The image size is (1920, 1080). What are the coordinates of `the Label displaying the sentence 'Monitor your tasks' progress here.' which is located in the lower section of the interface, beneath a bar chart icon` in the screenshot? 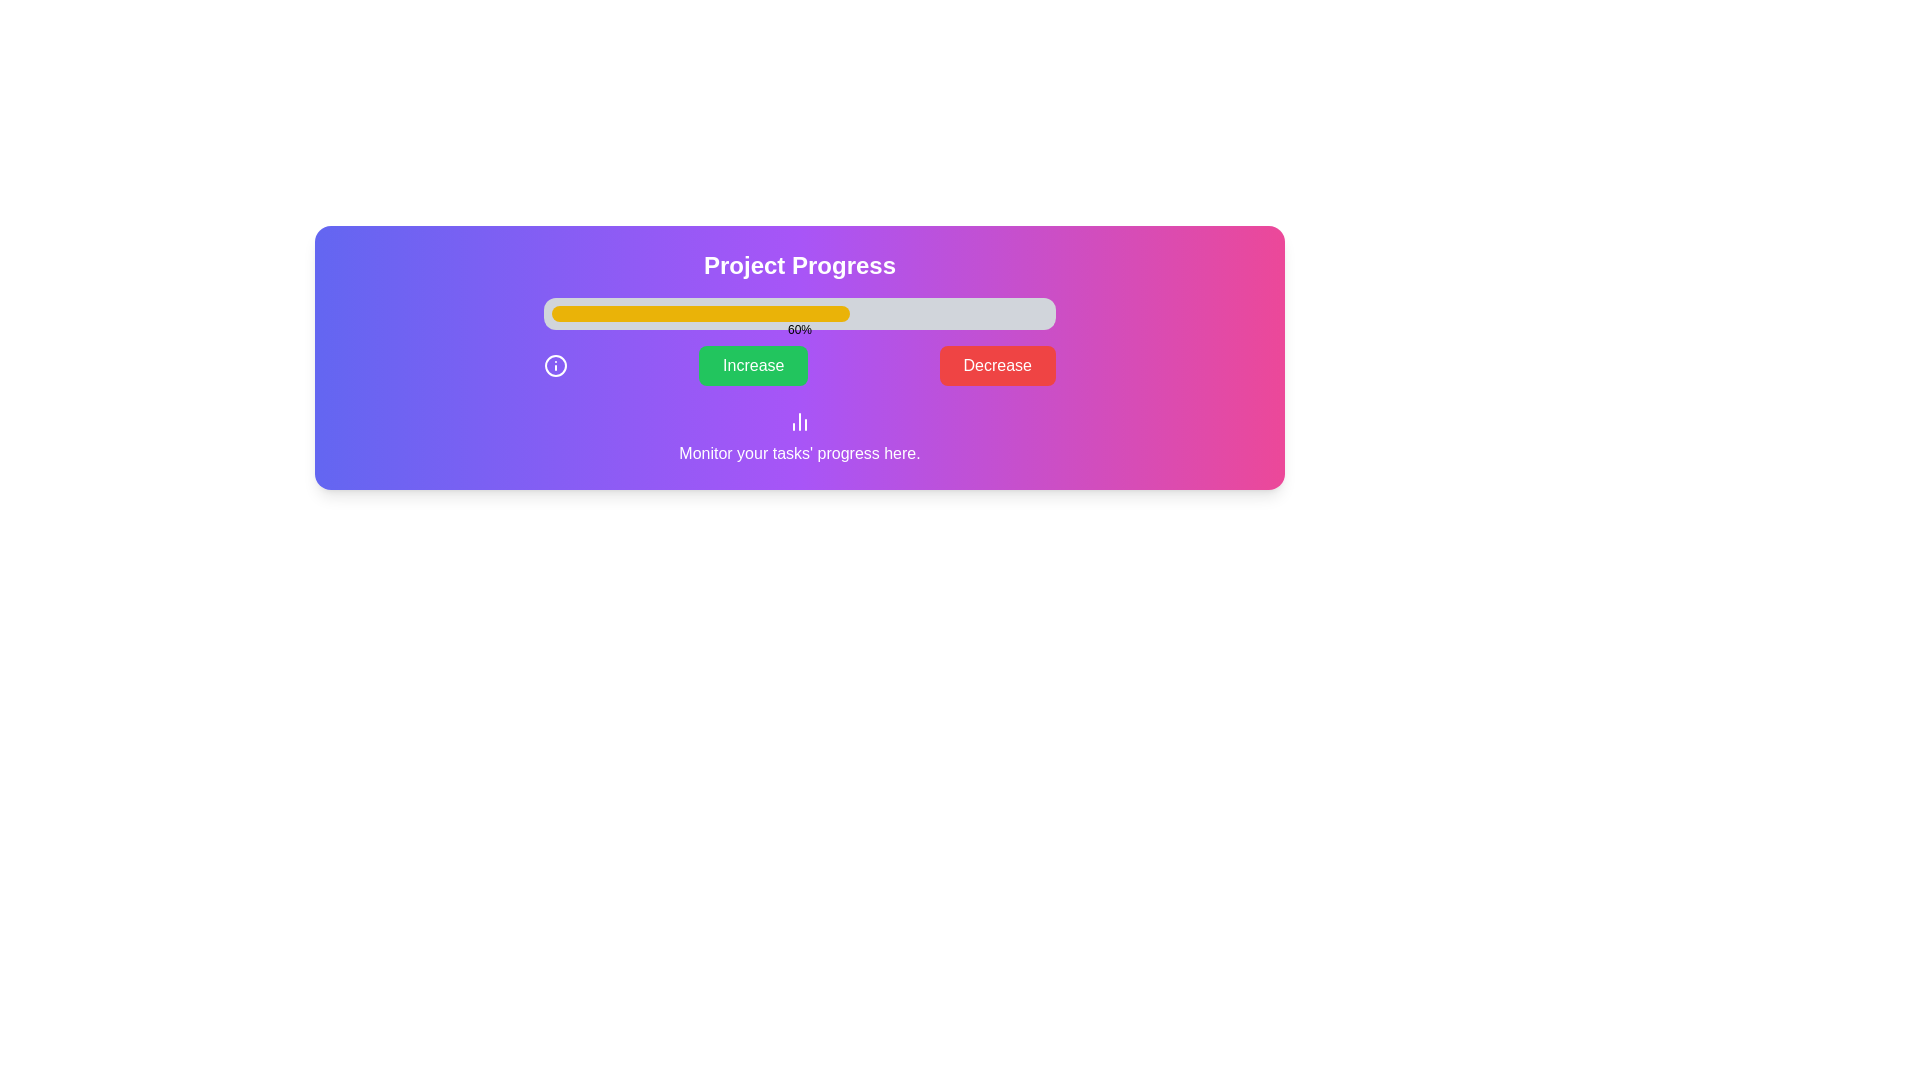 It's located at (800, 454).